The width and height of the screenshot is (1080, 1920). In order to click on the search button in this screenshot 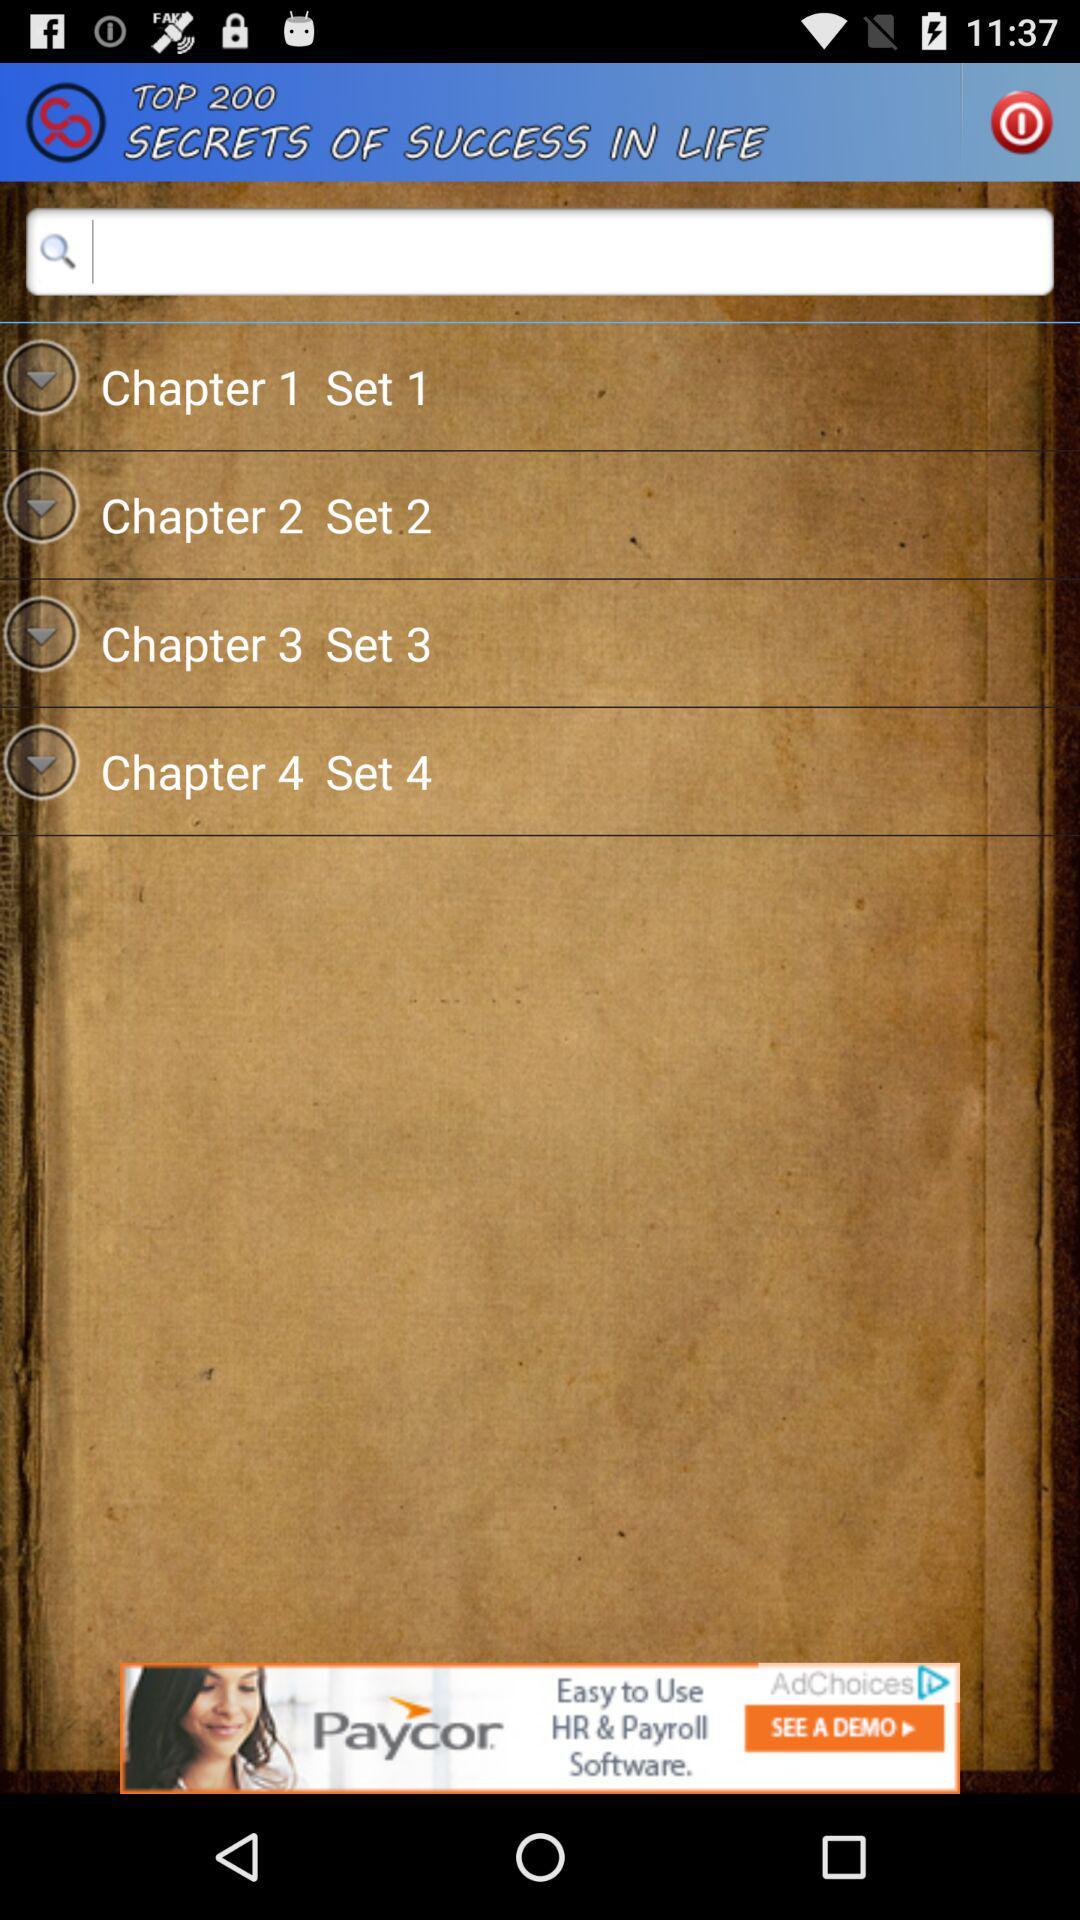, I will do `click(540, 250)`.